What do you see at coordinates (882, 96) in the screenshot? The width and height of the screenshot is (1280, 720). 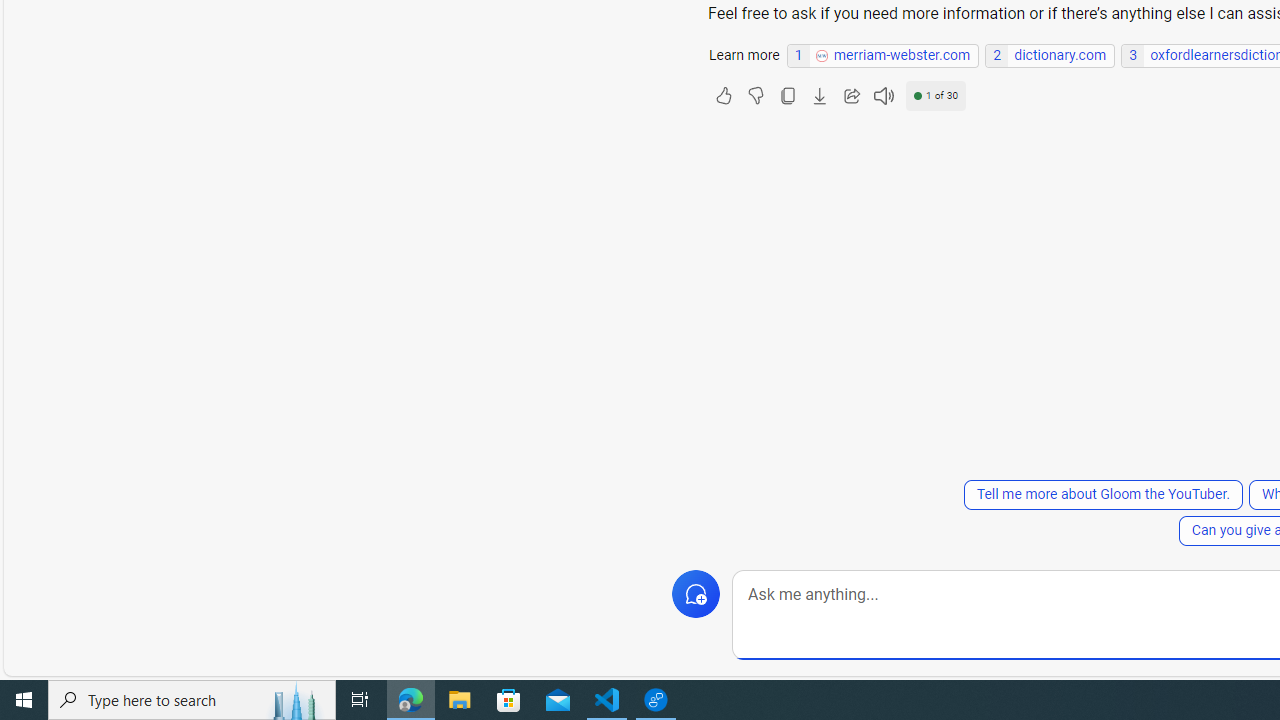 I see `'Read aloud'` at bounding box center [882, 96].